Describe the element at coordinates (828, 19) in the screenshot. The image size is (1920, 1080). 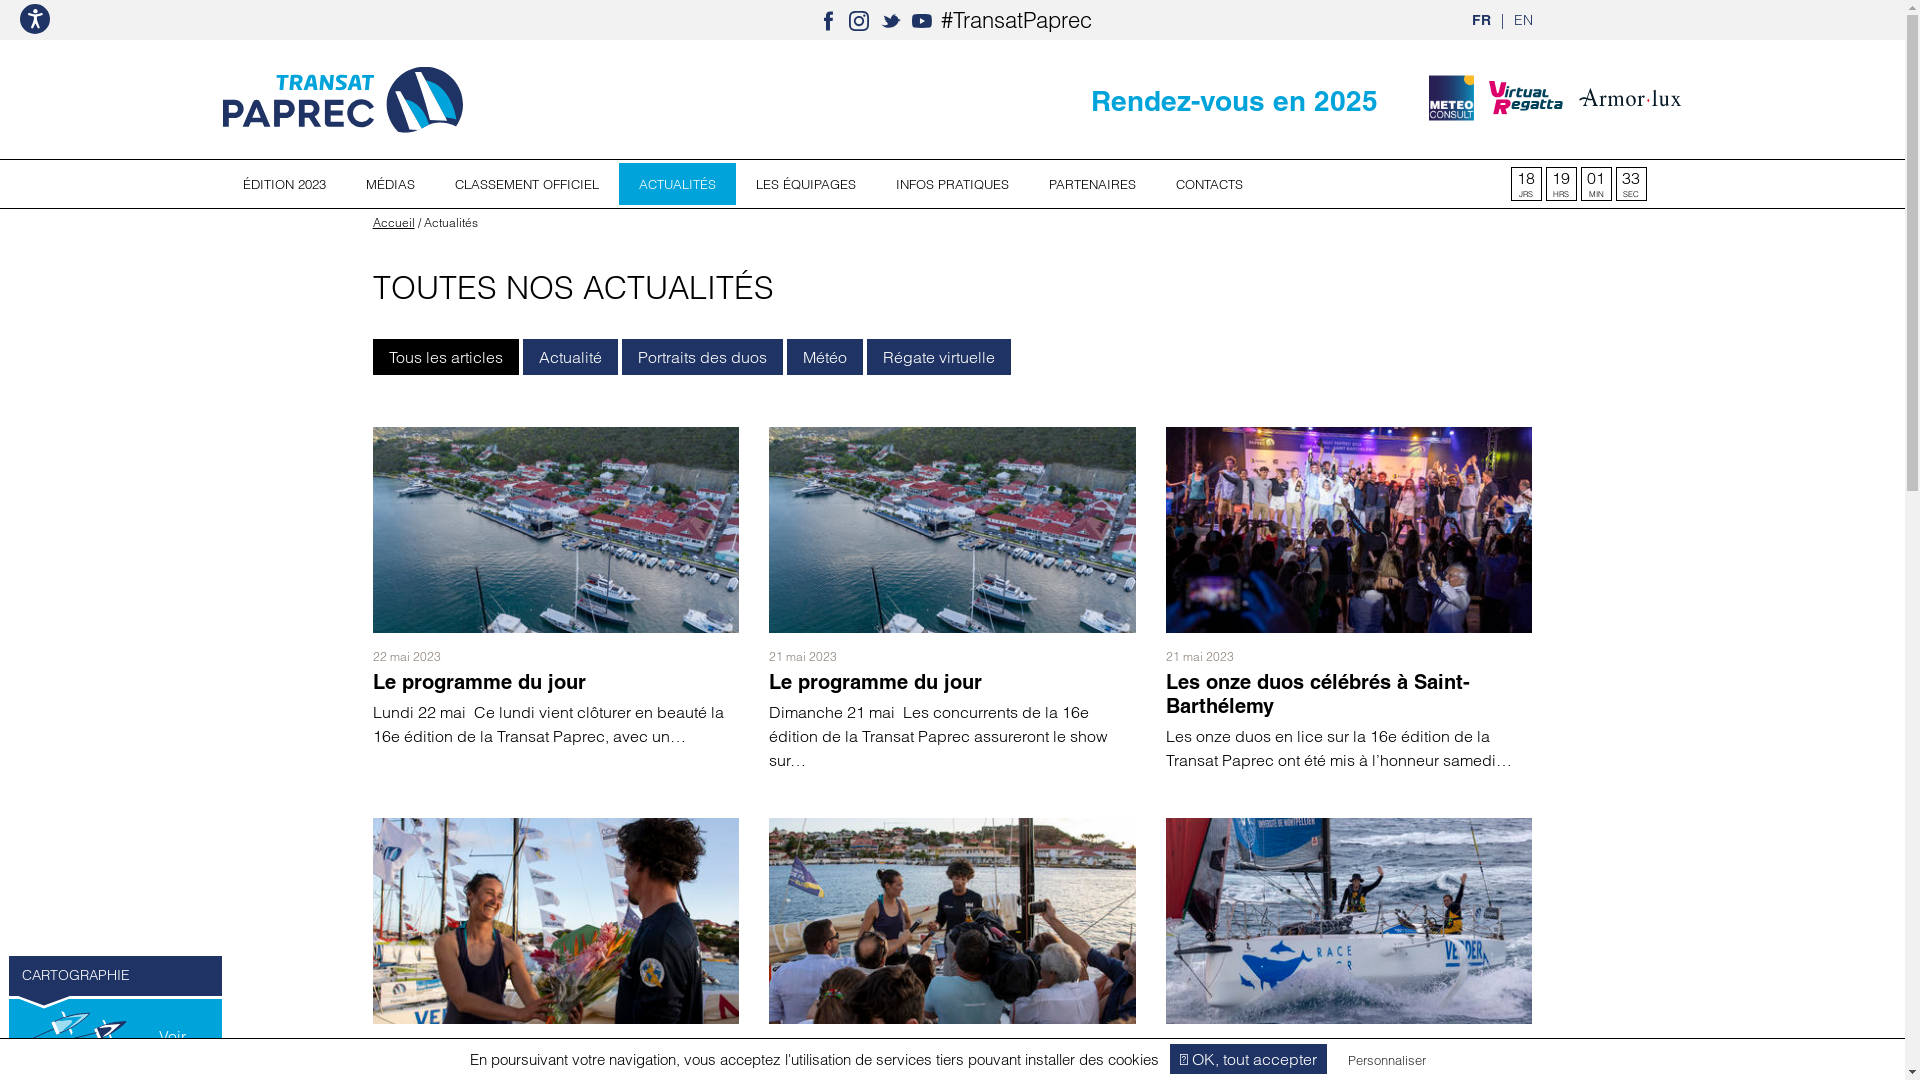
I see `'Facebook'` at that location.